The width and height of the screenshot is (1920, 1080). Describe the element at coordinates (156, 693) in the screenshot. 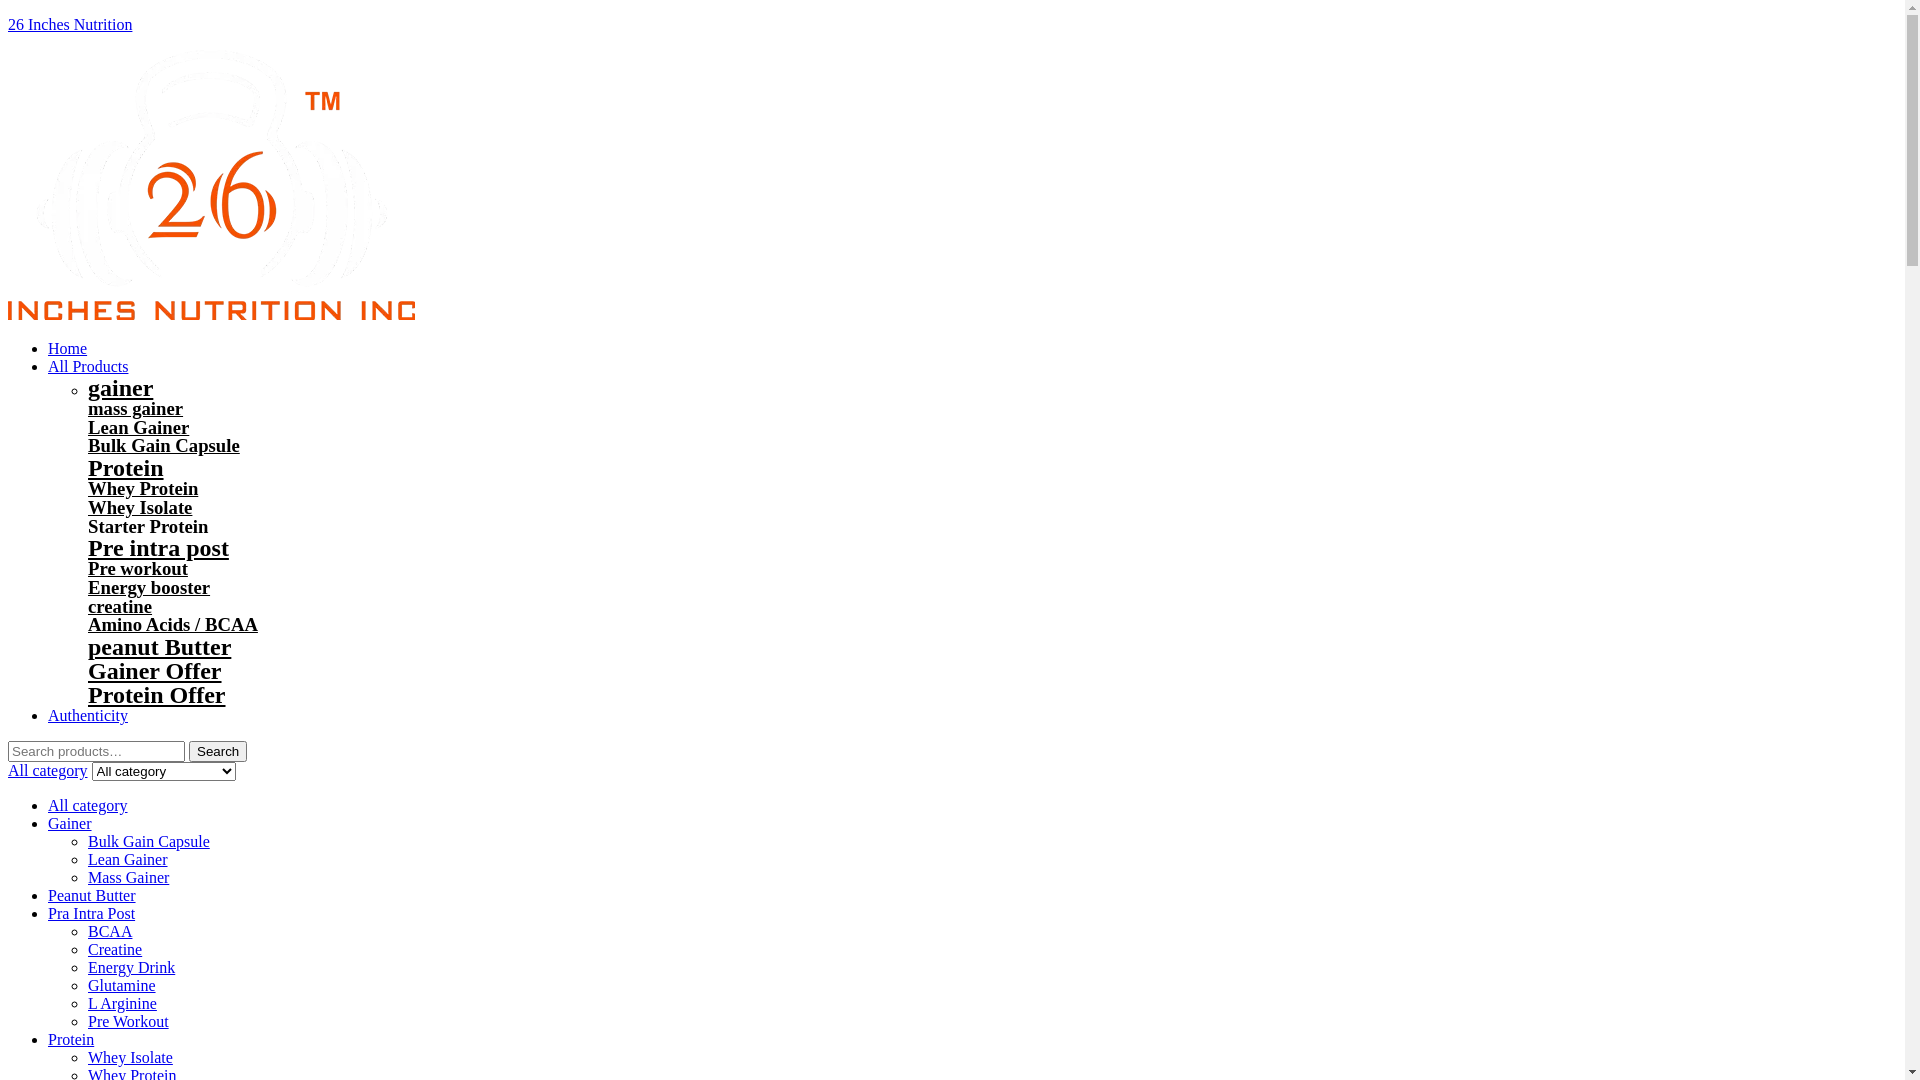

I see `'Protein Offer'` at that location.